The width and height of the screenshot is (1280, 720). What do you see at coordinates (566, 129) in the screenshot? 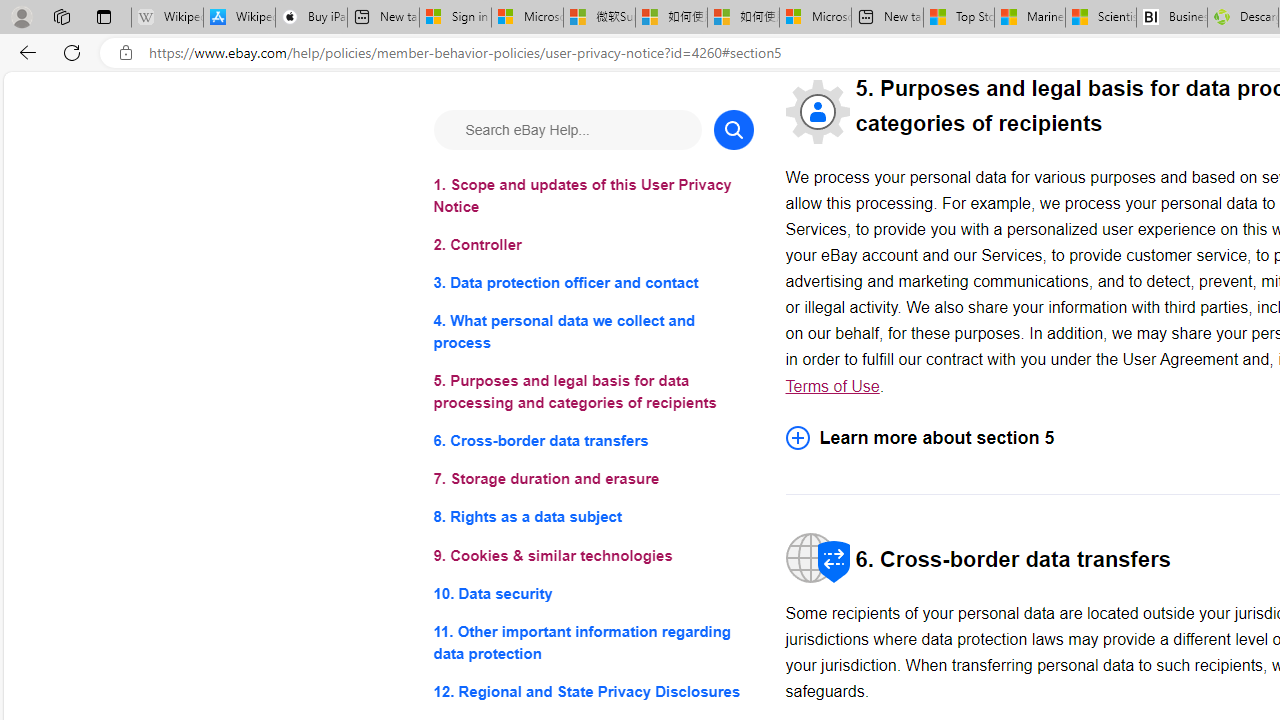
I see `'Search eBay Help...'` at bounding box center [566, 129].